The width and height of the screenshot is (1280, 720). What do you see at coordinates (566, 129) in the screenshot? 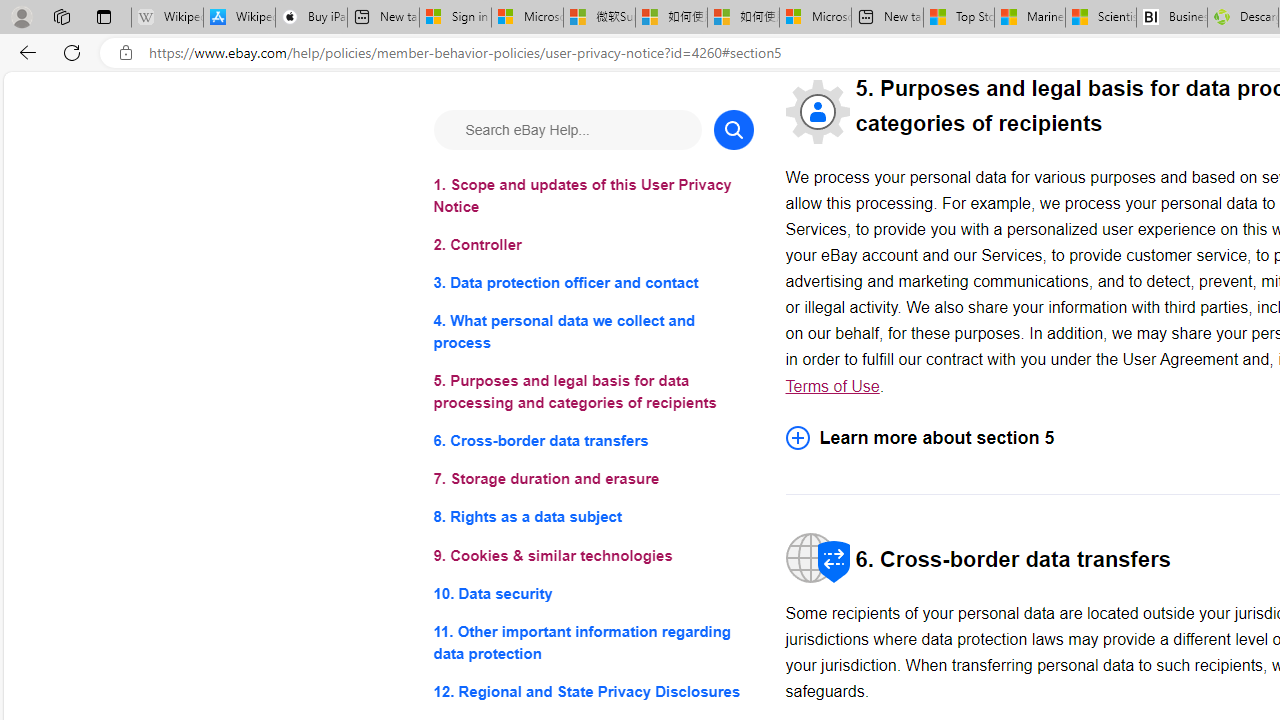
I see `'Search eBay Help...'` at bounding box center [566, 129].